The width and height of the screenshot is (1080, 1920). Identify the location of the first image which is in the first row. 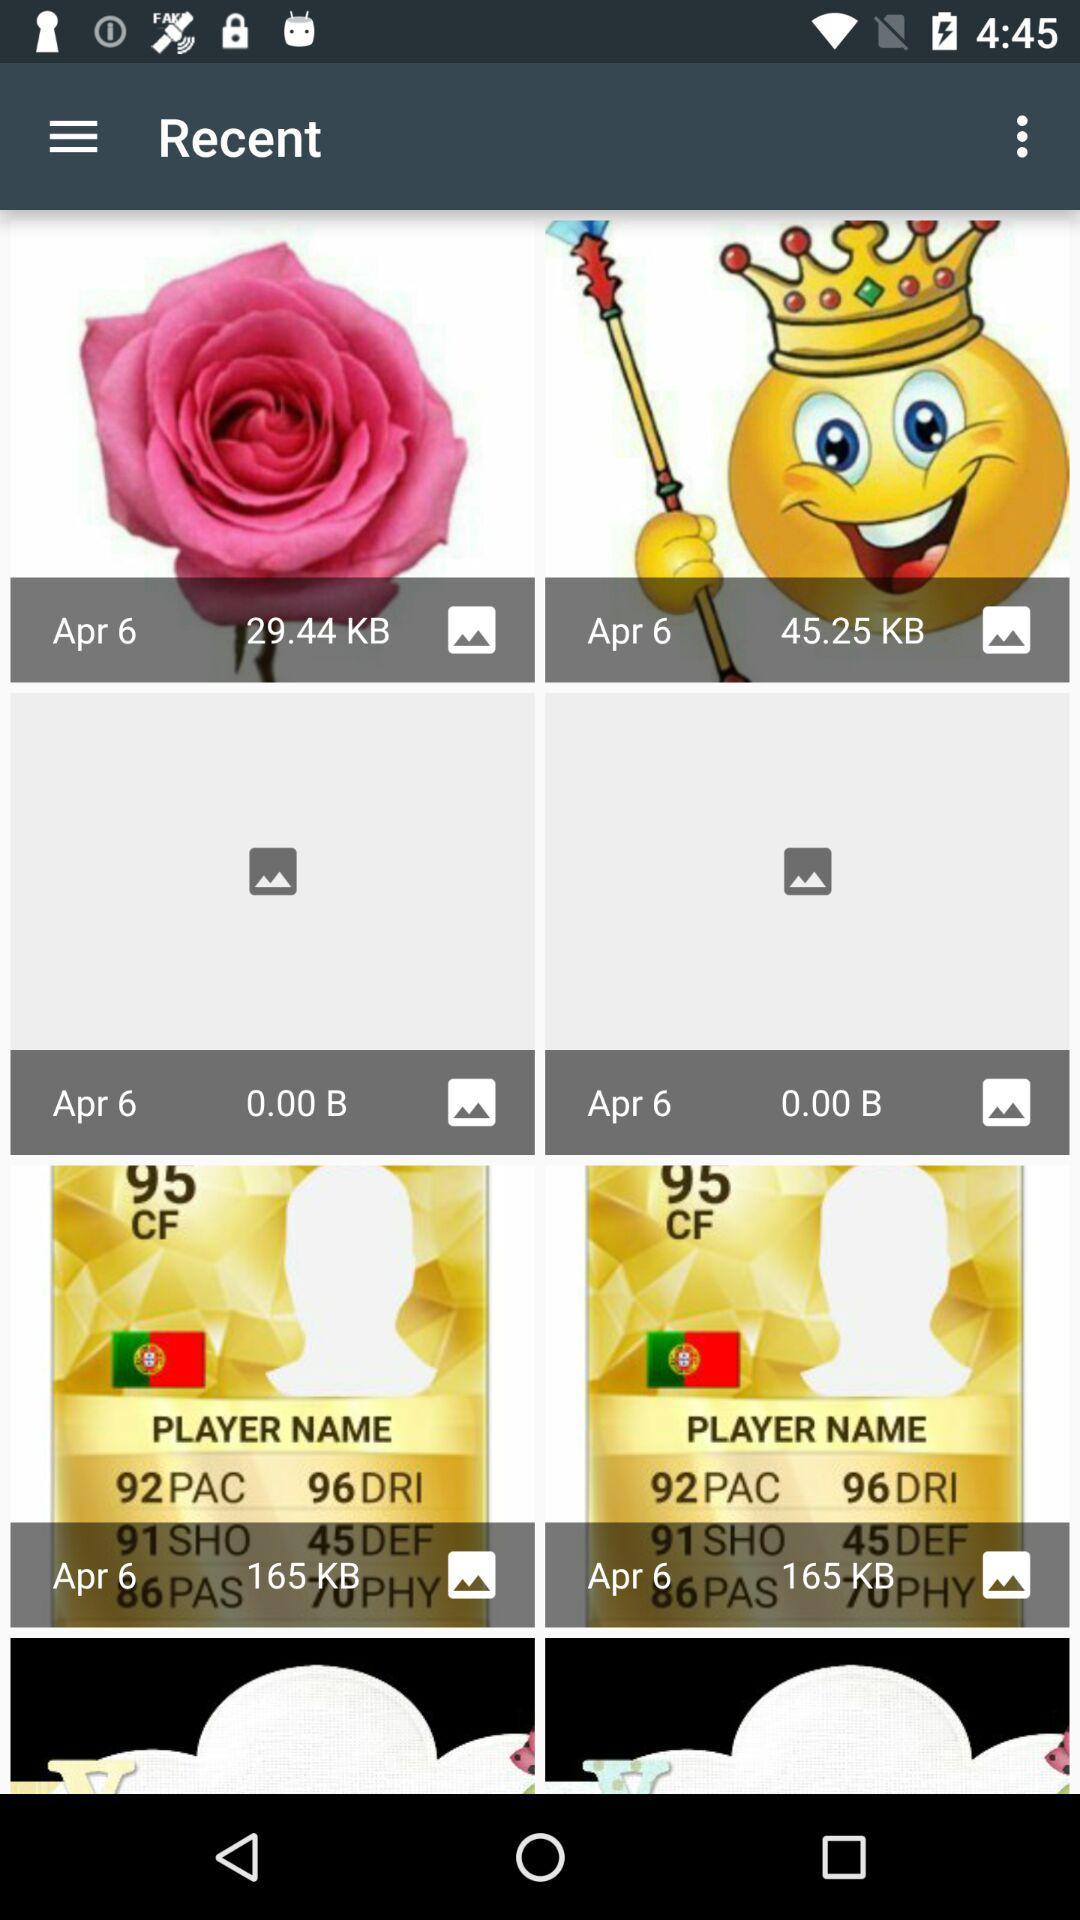
(273, 450).